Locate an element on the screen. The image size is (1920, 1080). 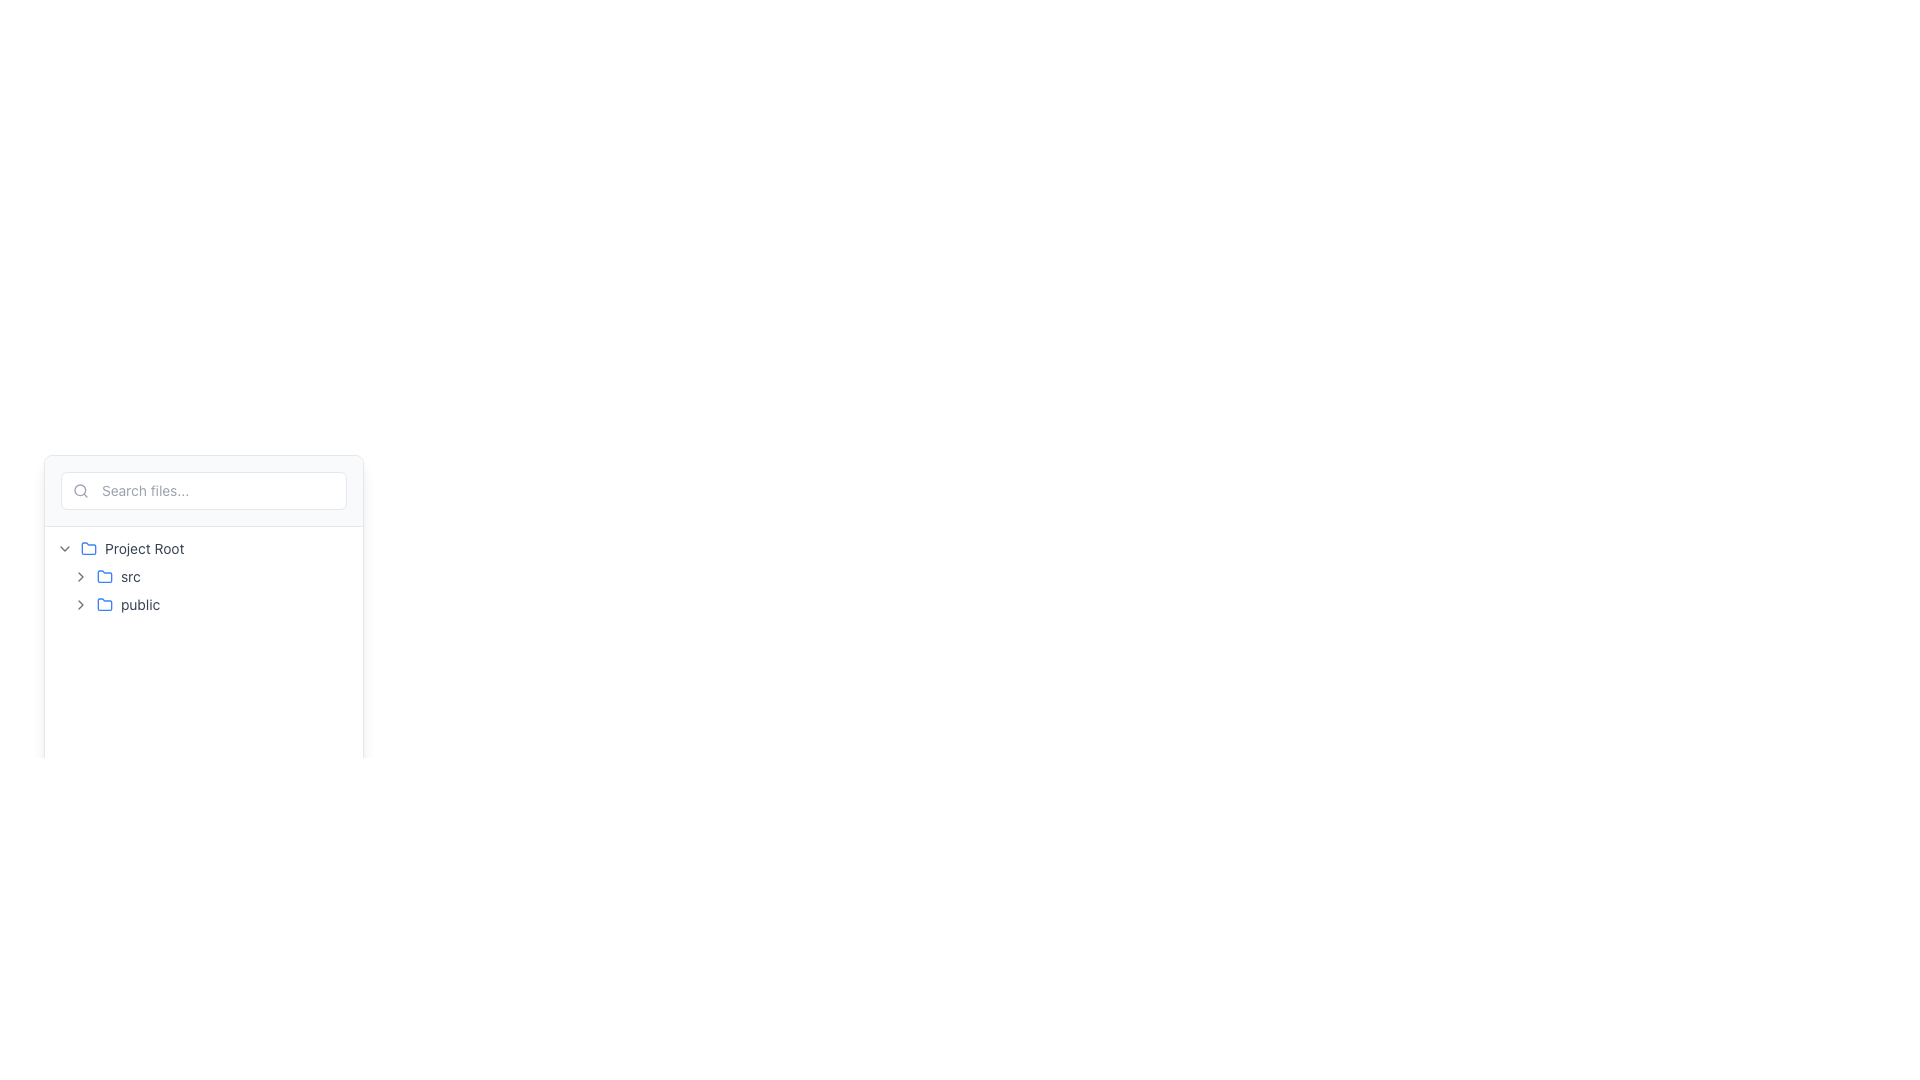
the 'Project Root' folder icon in the file navigation panel is located at coordinates (88, 547).